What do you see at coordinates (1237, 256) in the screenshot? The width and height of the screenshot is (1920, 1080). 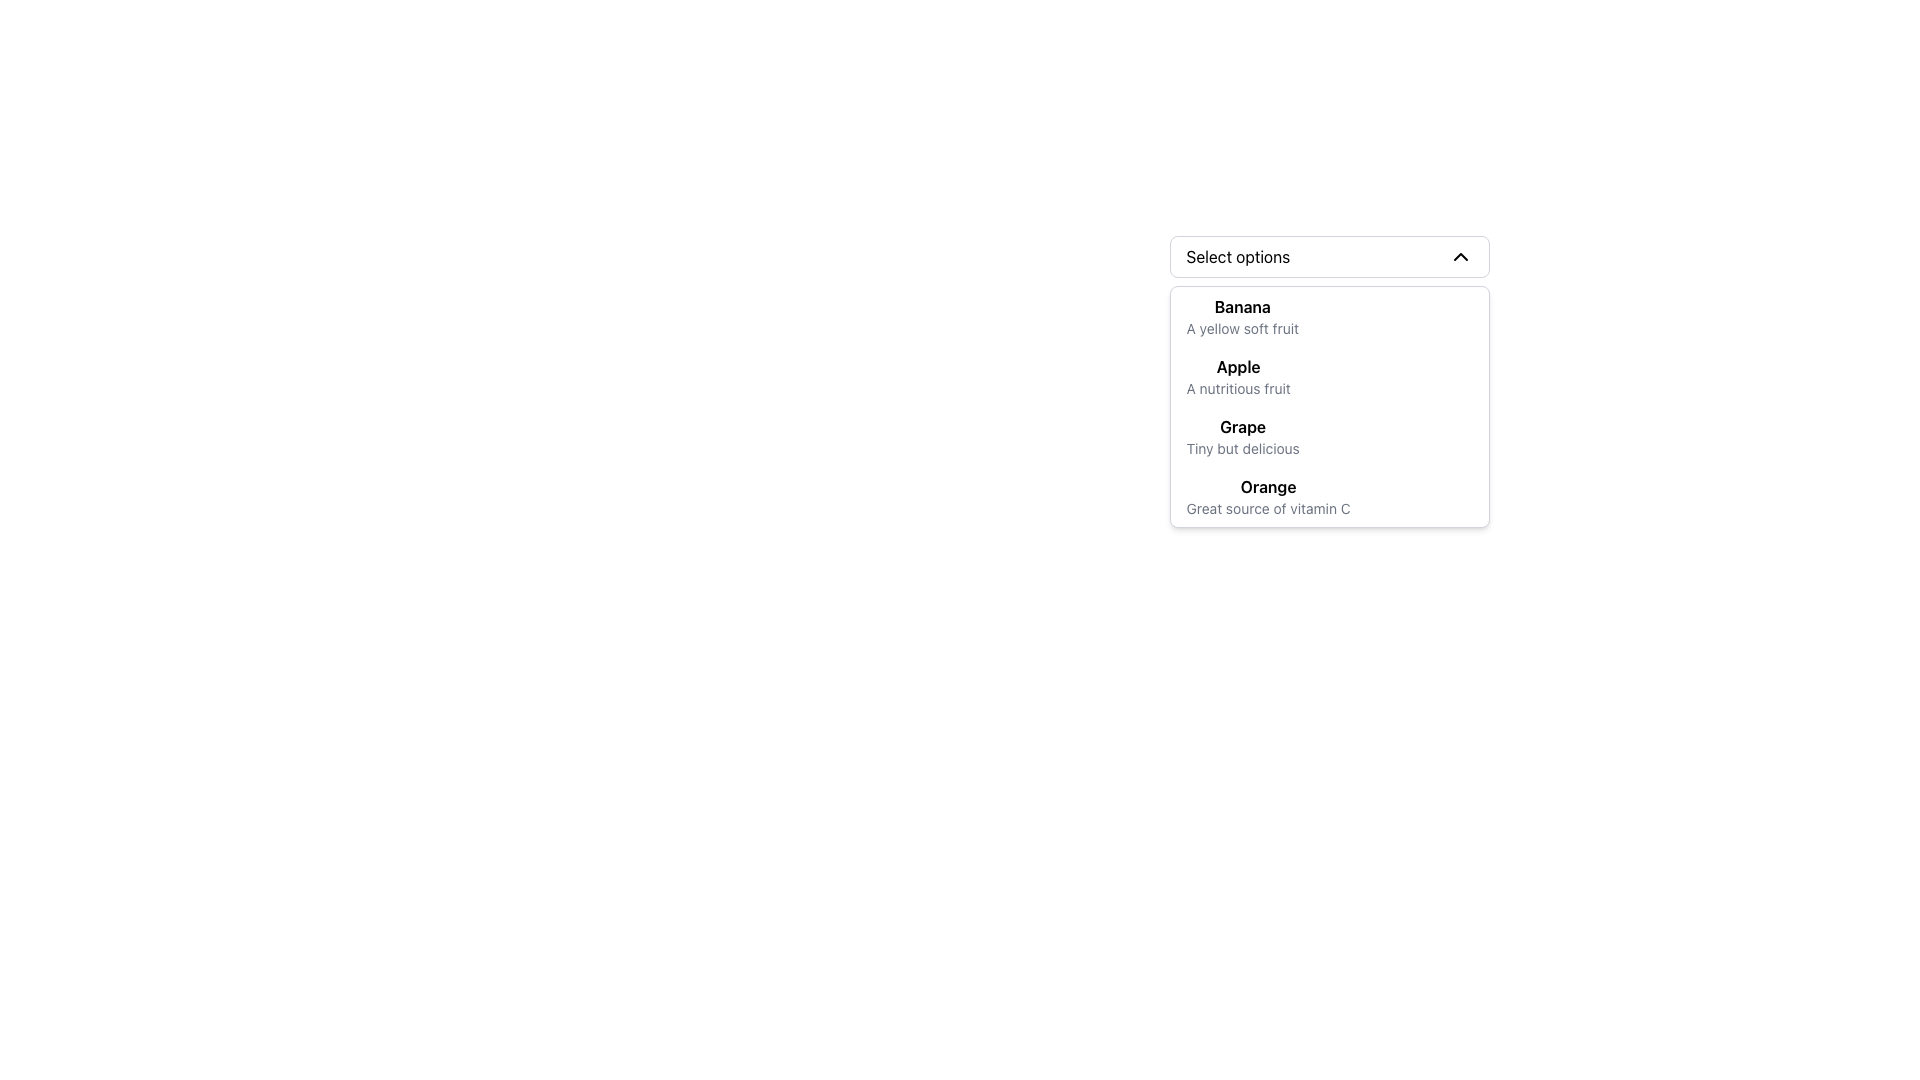 I see `the static text element that serves as the title of the dropdown menu for accessibility interactions` at bounding box center [1237, 256].